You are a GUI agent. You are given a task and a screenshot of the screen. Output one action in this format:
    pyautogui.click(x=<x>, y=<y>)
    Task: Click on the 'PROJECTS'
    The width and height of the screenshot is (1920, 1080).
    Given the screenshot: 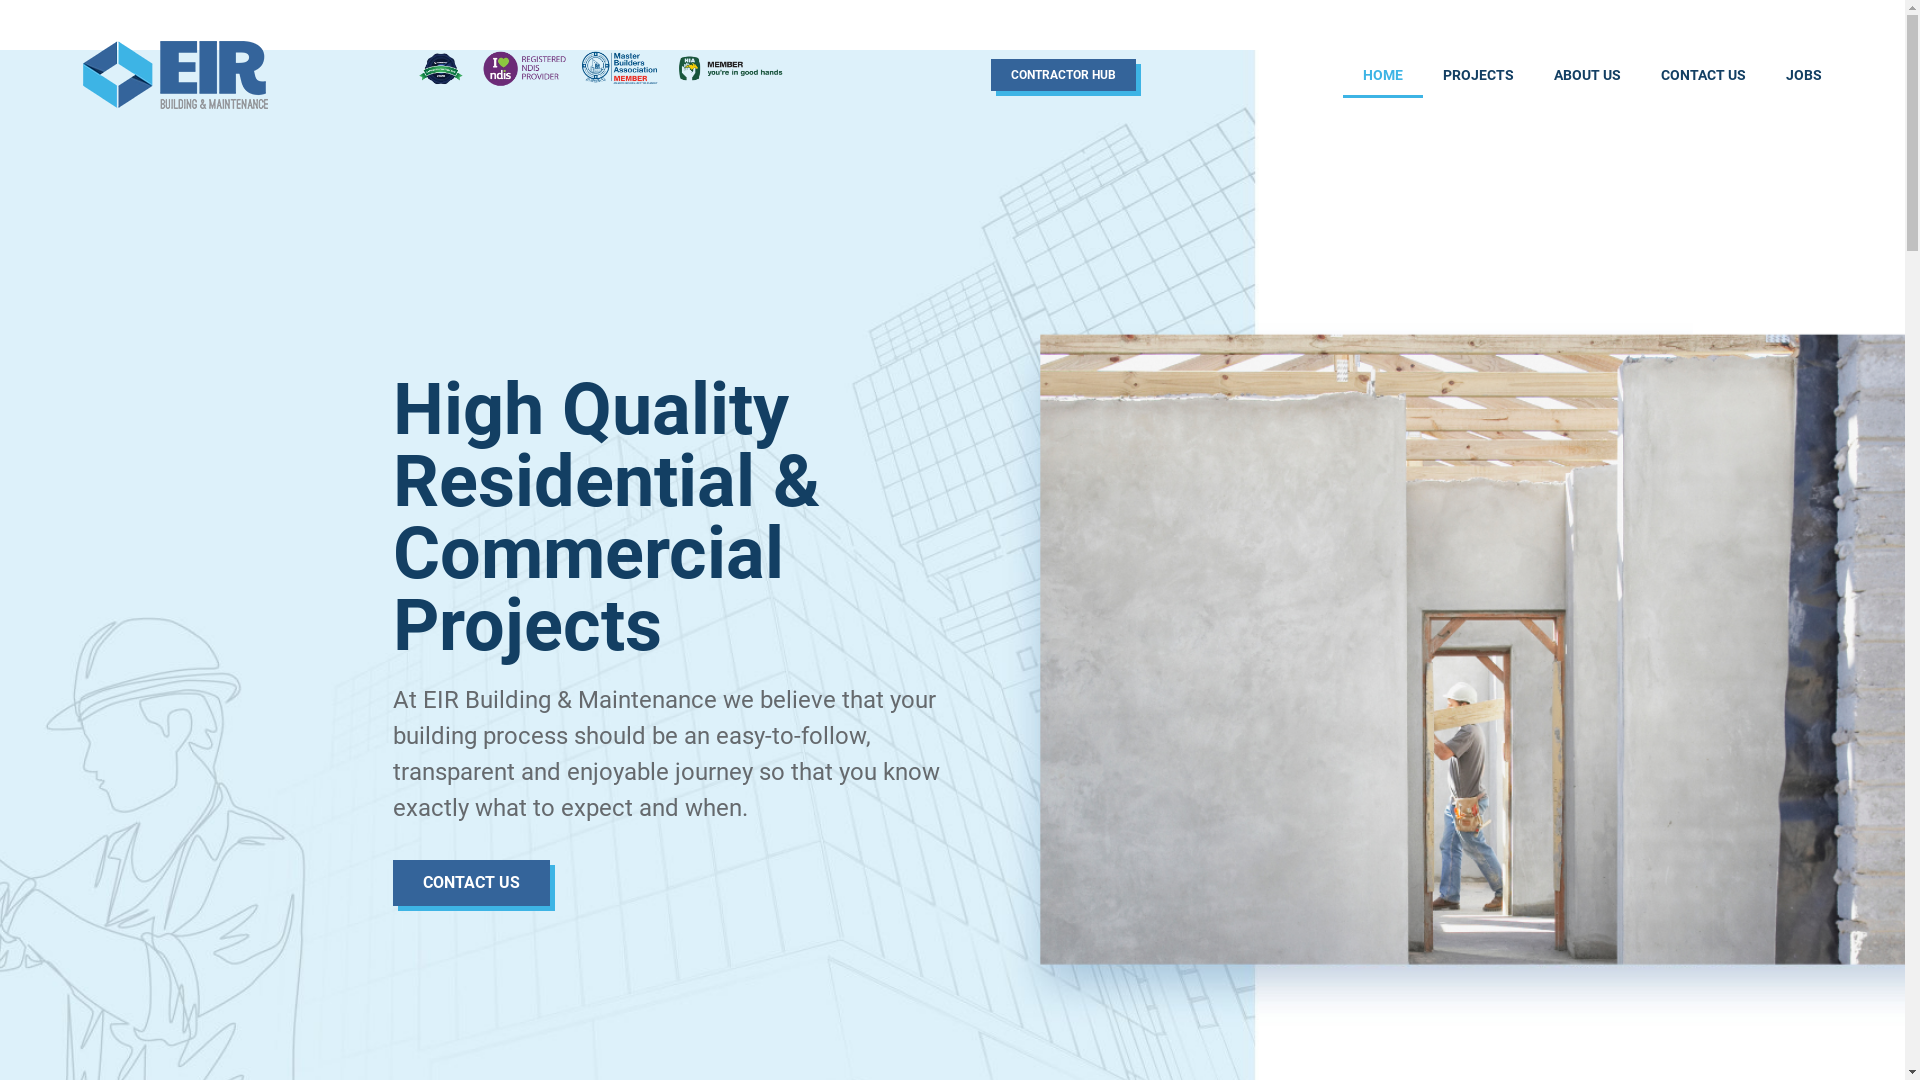 What is the action you would take?
    pyautogui.click(x=1478, y=73)
    